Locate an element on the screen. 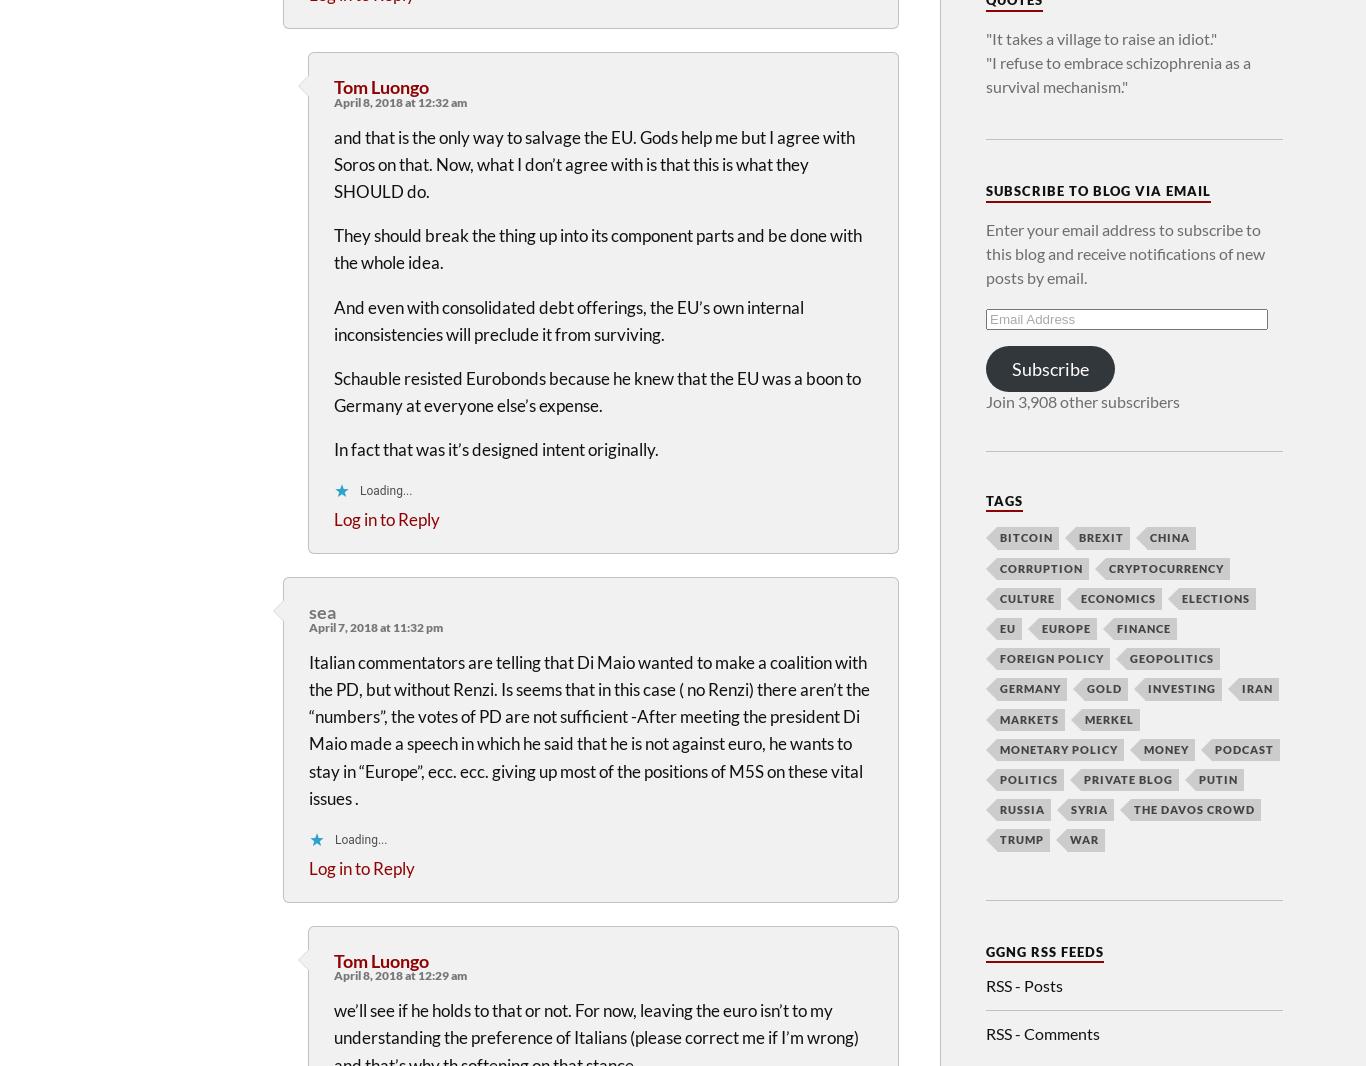 Image resolution: width=1366 pixels, height=1066 pixels. 'Brexit' is located at coordinates (1100, 536).